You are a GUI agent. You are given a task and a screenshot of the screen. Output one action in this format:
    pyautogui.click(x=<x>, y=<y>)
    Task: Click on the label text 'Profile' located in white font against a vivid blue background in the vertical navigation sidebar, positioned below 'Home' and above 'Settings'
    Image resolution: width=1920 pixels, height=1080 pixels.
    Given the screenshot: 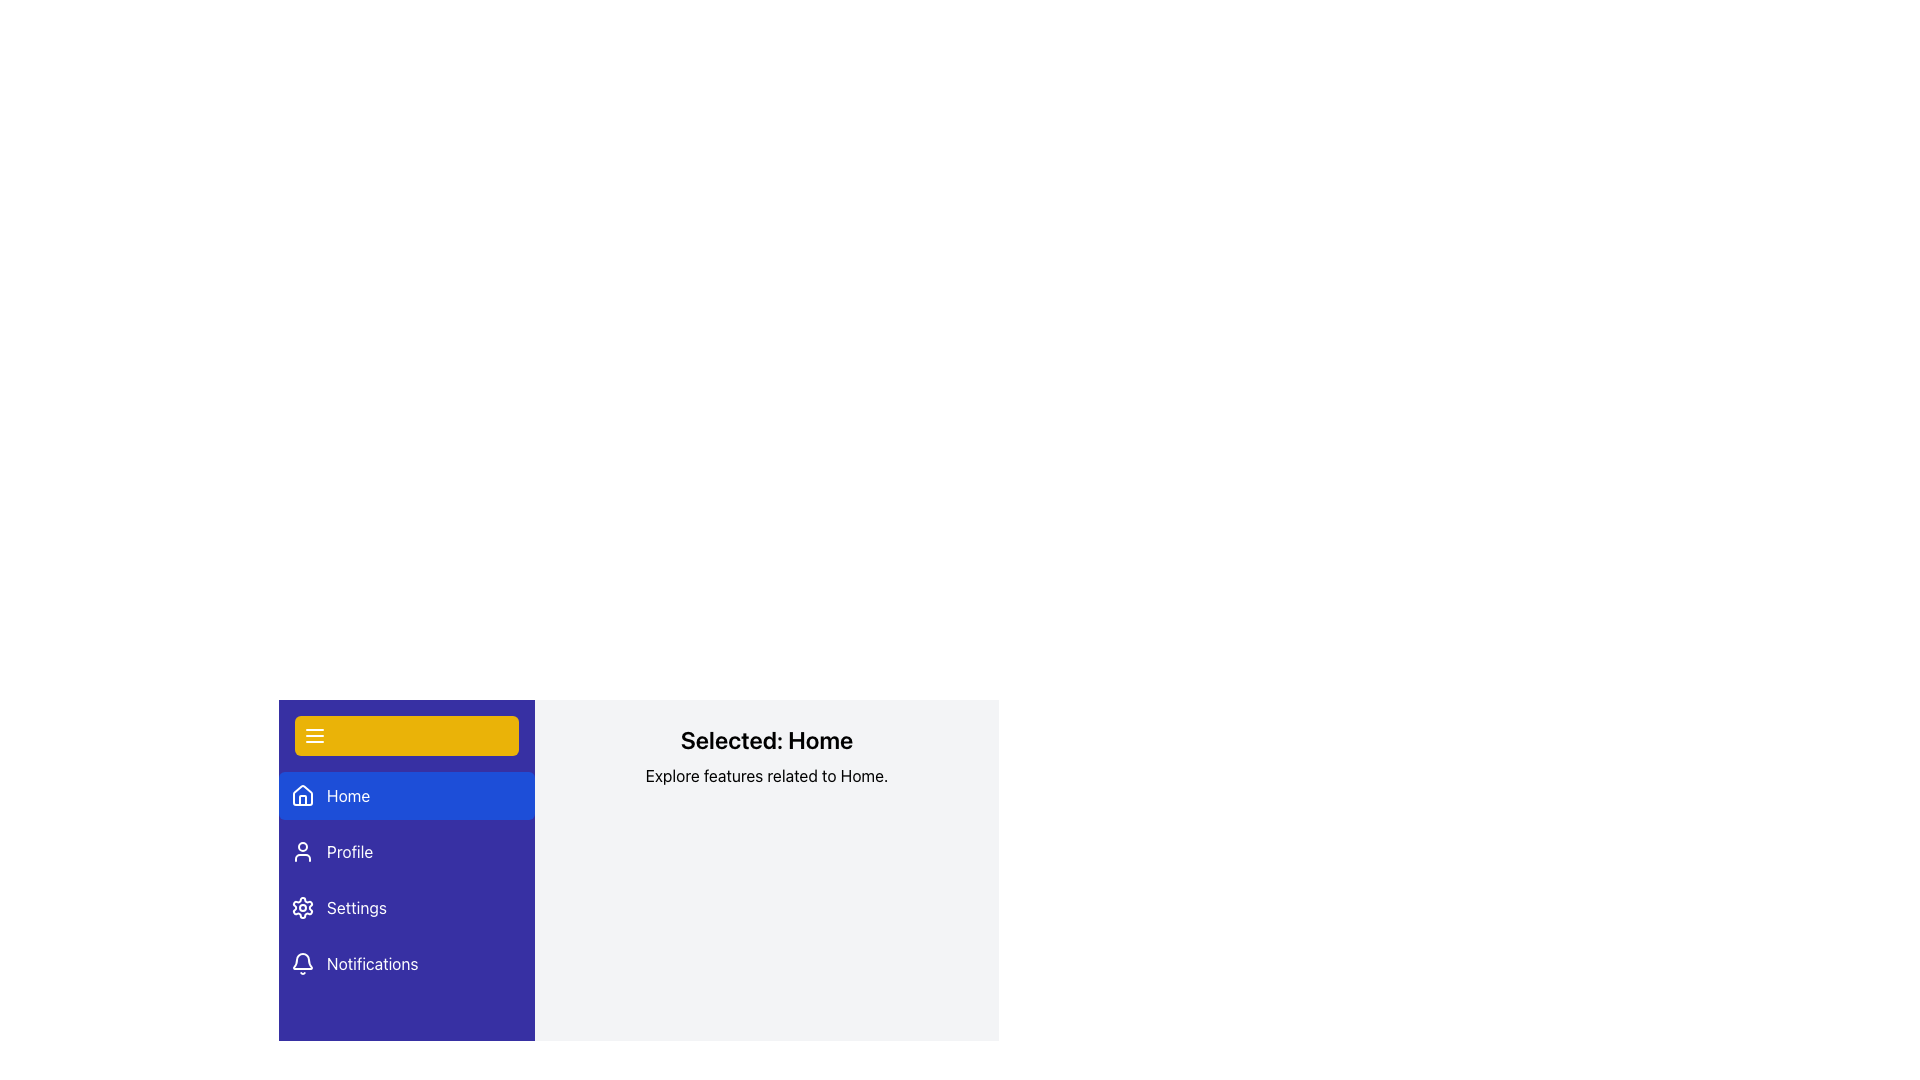 What is the action you would take?
    pyautogui.click(x=350, y=852)
    